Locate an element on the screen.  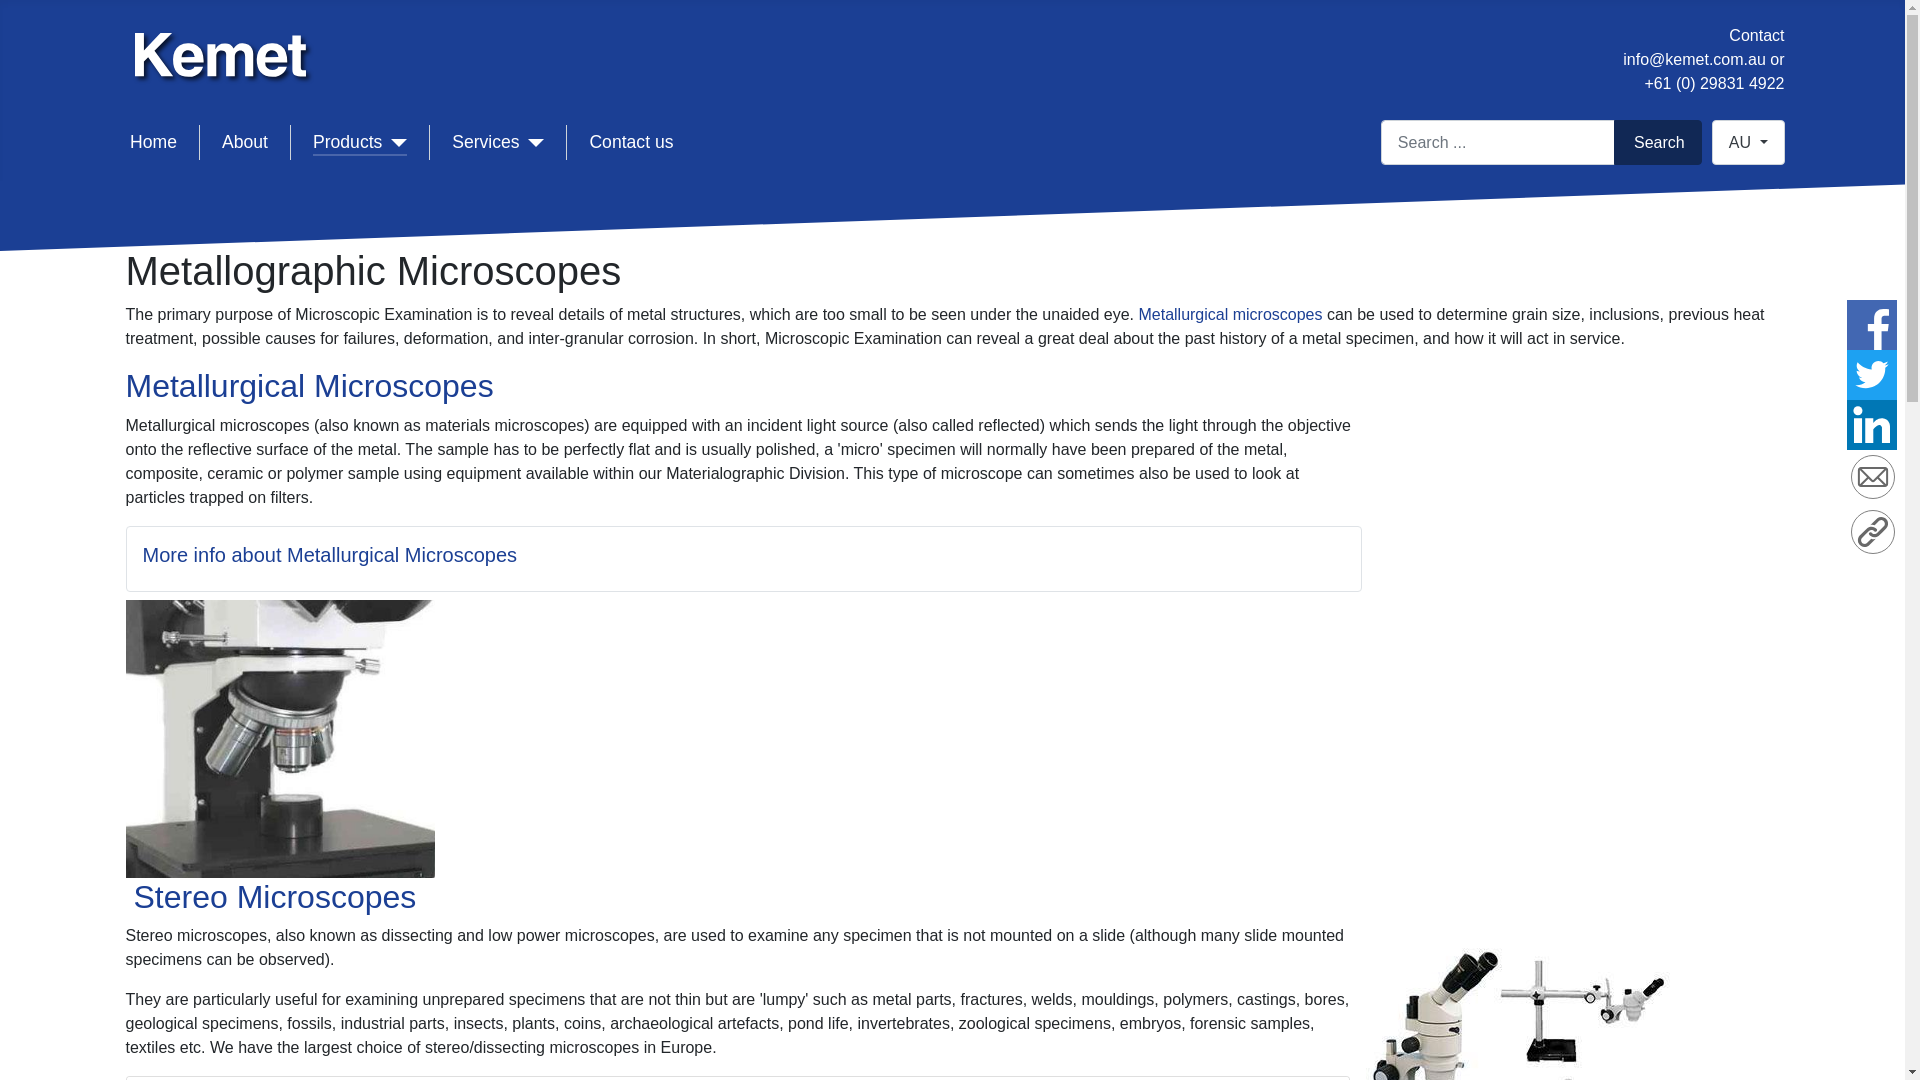
'Home' is located at coordinates (152, 141).